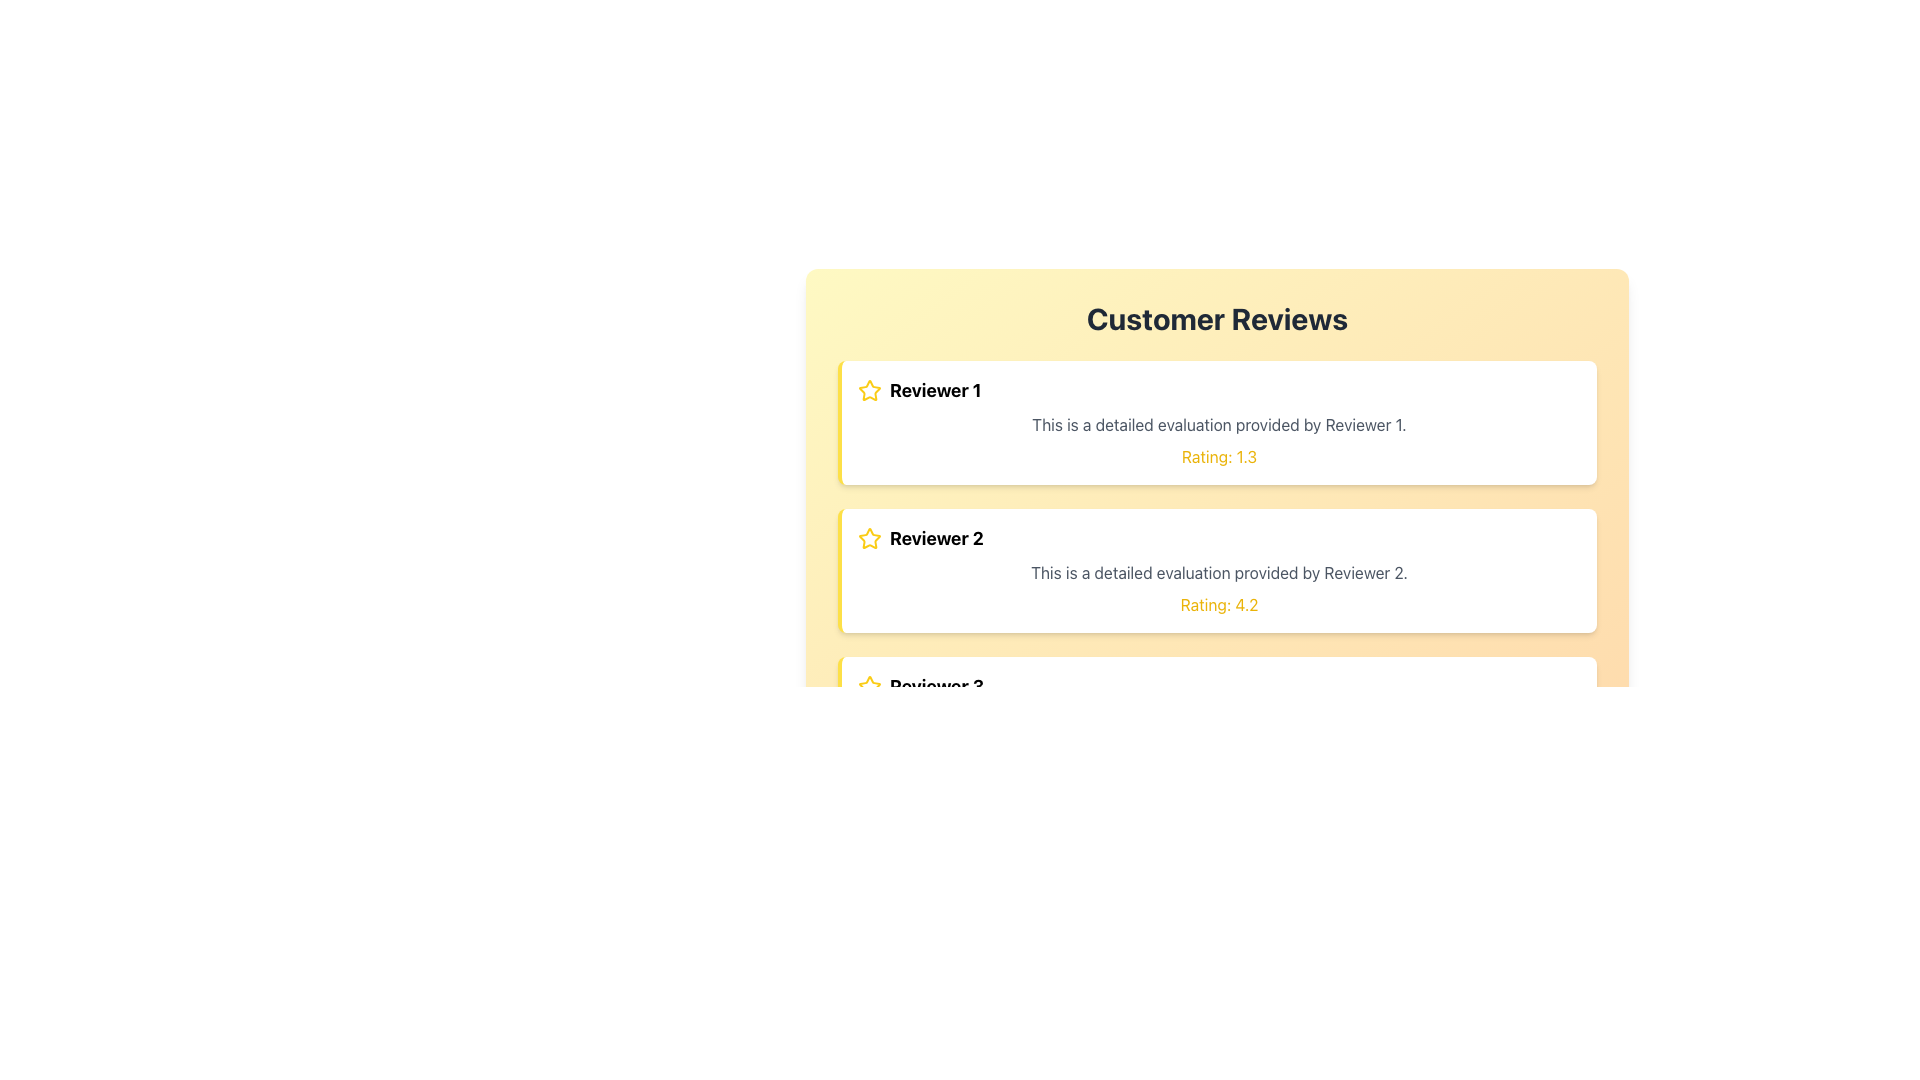 The image size is (1920, 1080). Describe the element at coordinates (1218, 423) in the screenshot. I see `the descriptive text label that provides feedback from Reviewer 1, which is located below the title 'Reviewer 1' and above the 'Rating: 1.3' text` at that location.